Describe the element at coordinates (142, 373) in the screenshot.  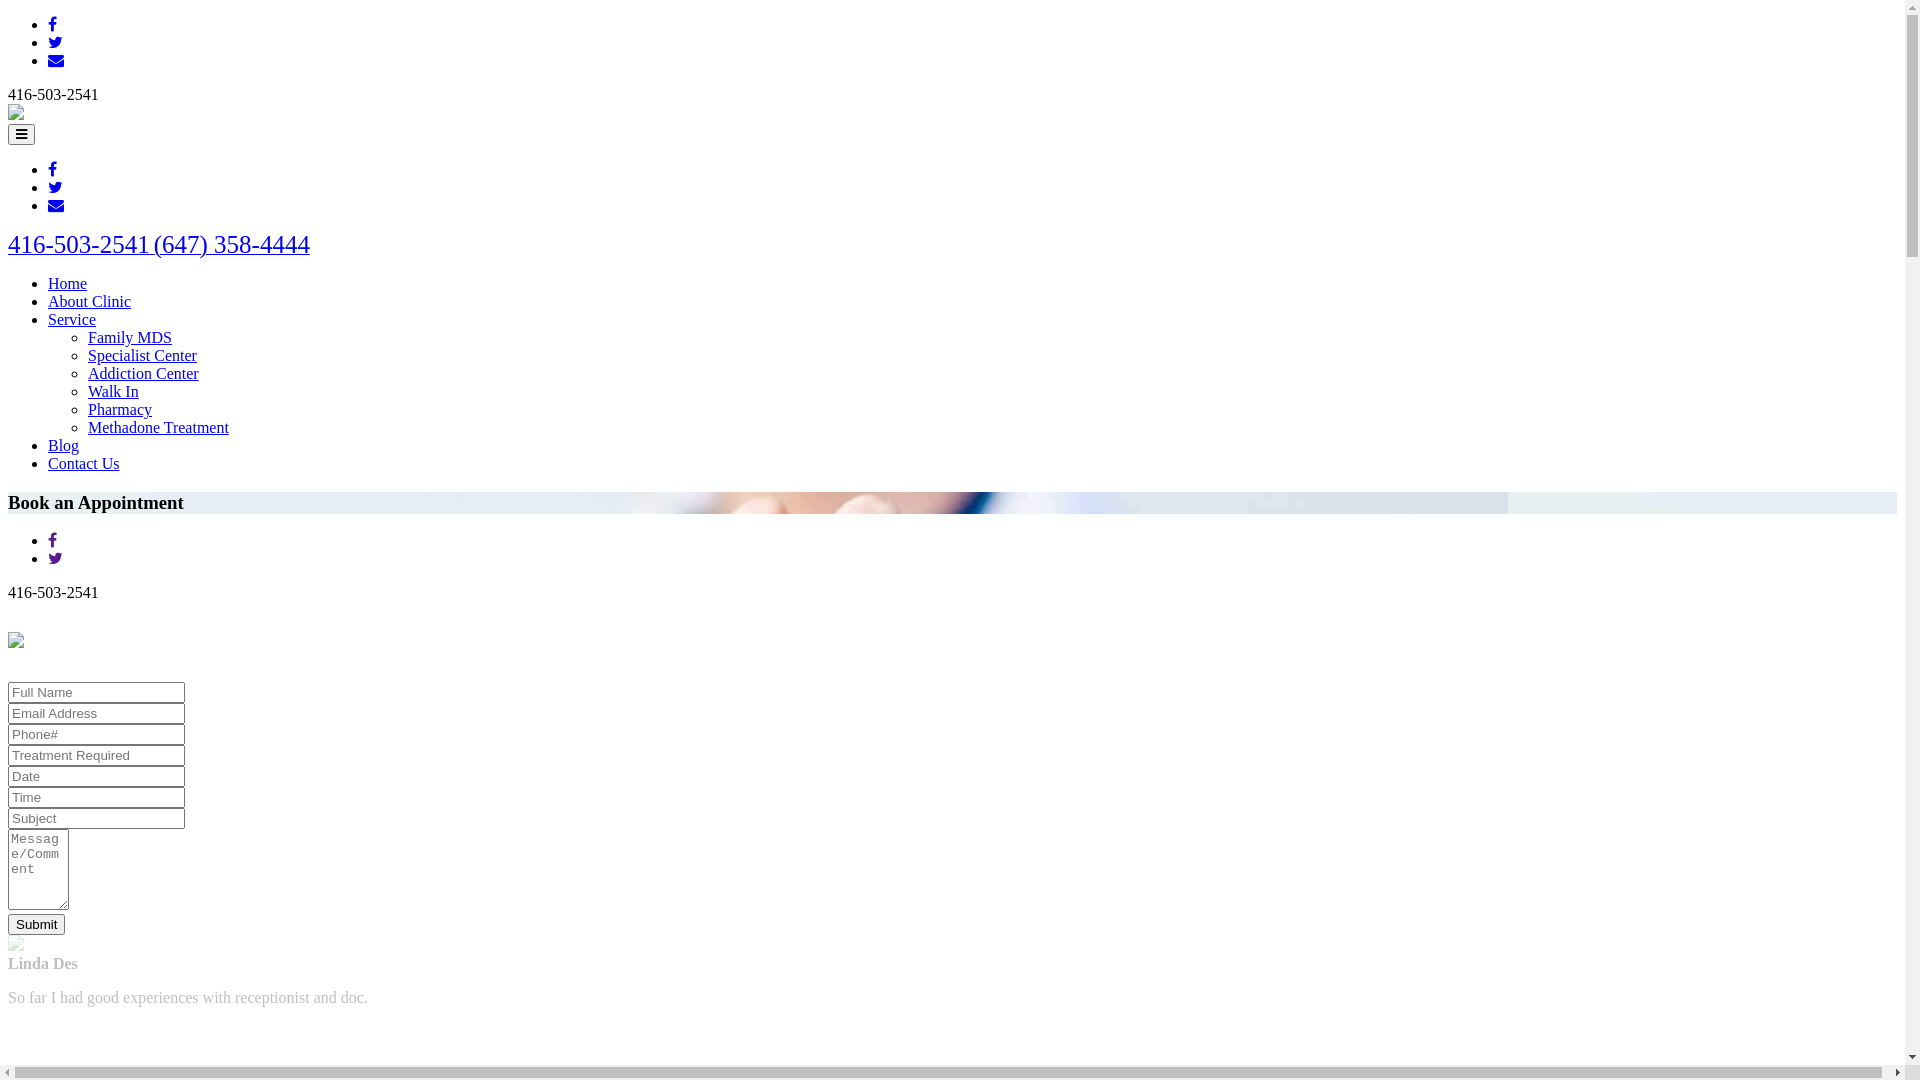
I see `'Addiction Center'` at that location.